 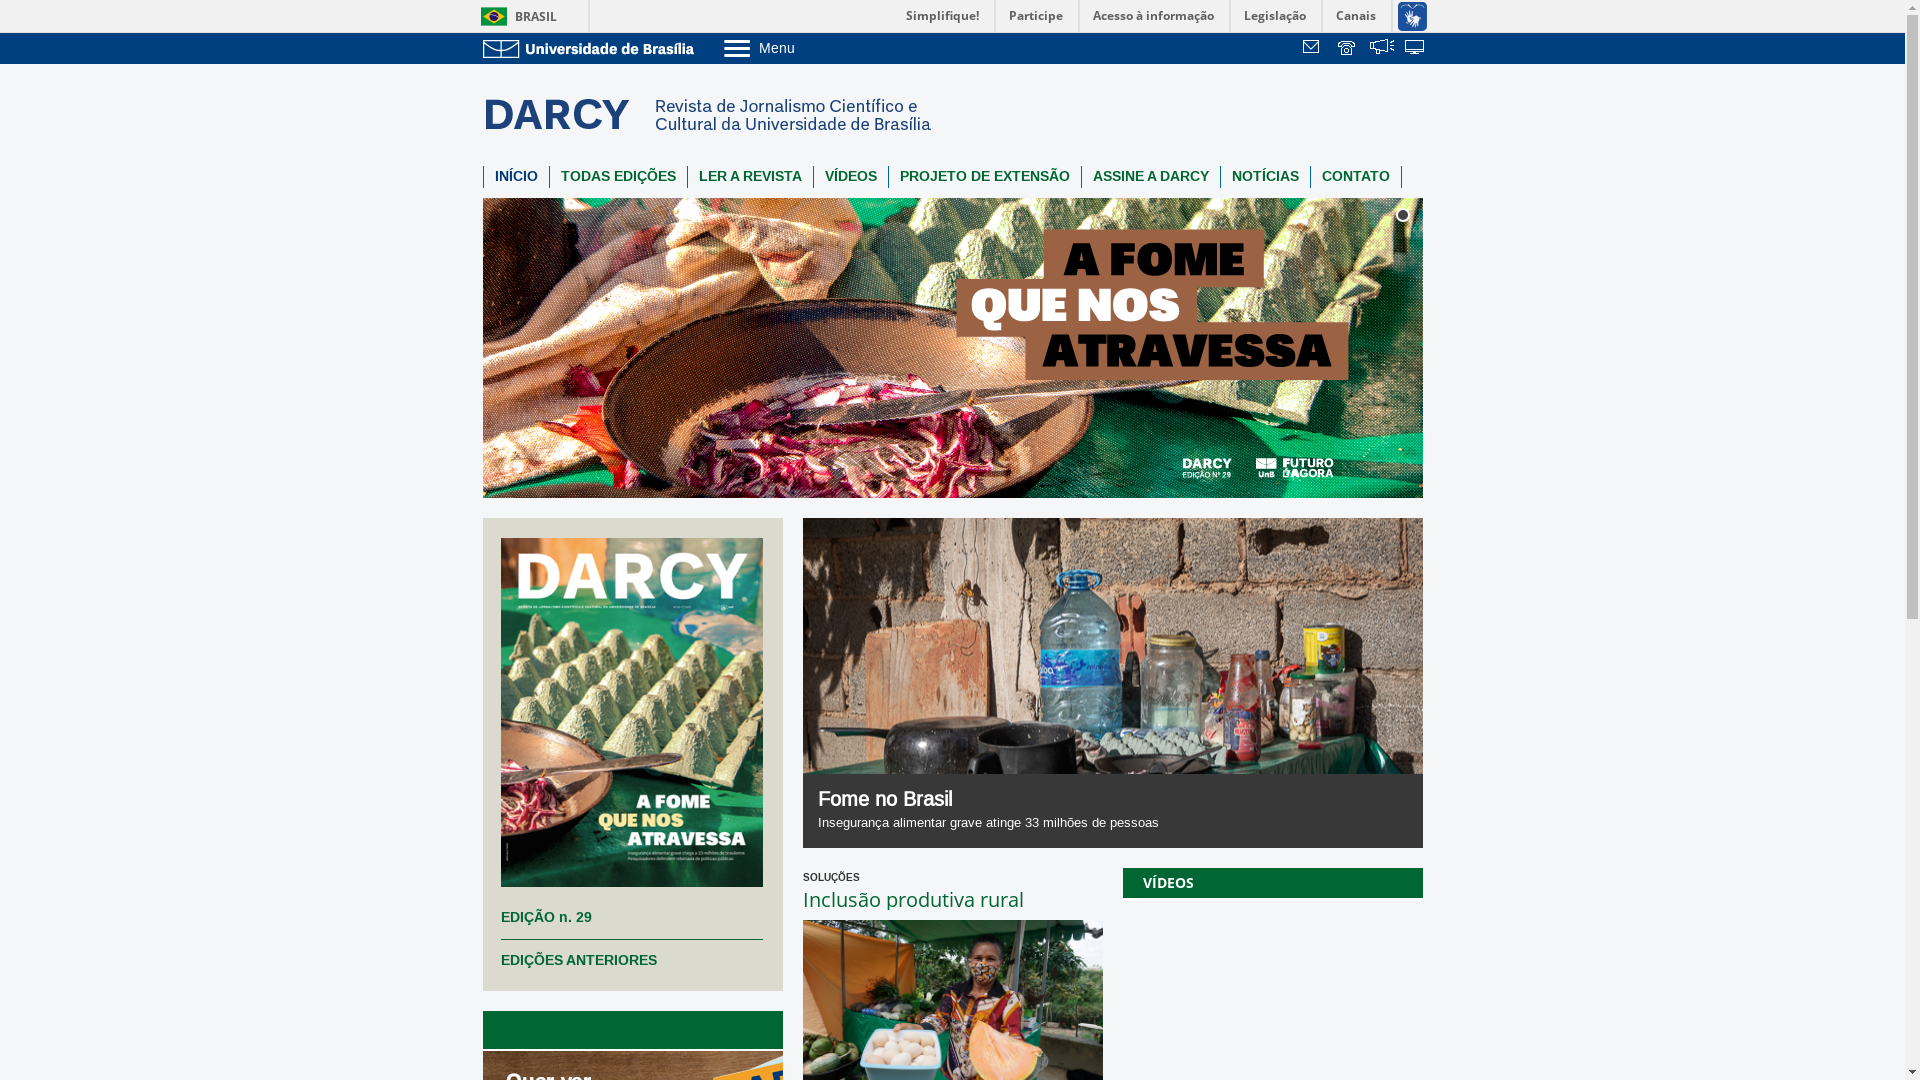 What do you see at coordinates (809, 46) in the screenshot?
I see `'Menu'` at bounding box center [809, 46].